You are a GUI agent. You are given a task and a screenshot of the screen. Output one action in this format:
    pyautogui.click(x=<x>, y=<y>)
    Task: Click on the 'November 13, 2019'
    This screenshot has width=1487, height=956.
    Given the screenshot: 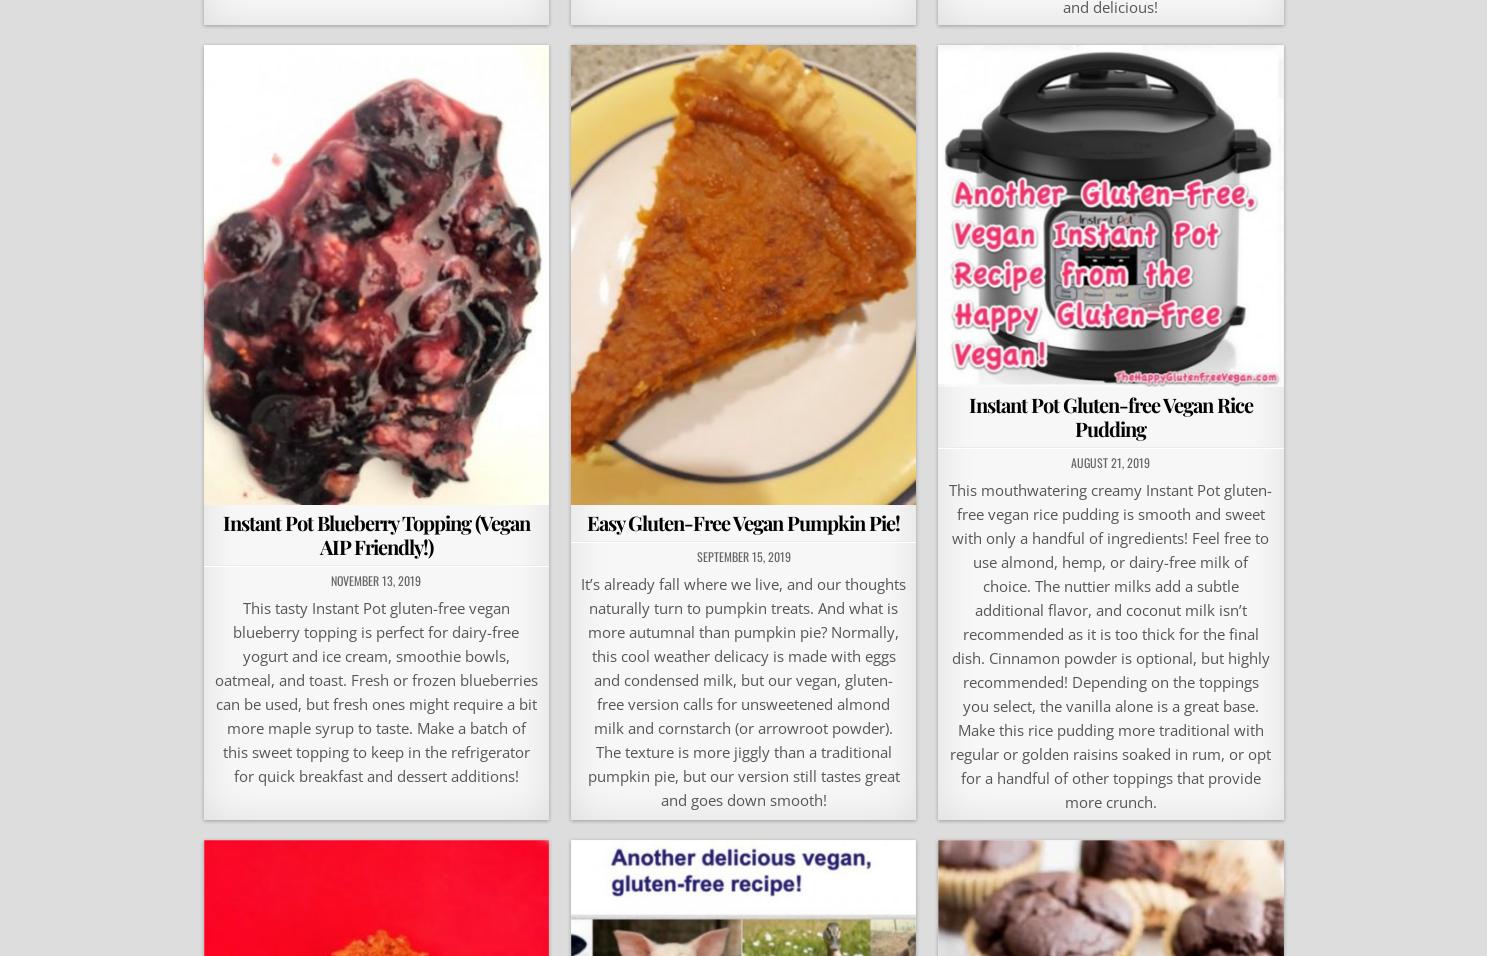 What is the action you would take?
    pyautogui.click(x=376, y=579)
    